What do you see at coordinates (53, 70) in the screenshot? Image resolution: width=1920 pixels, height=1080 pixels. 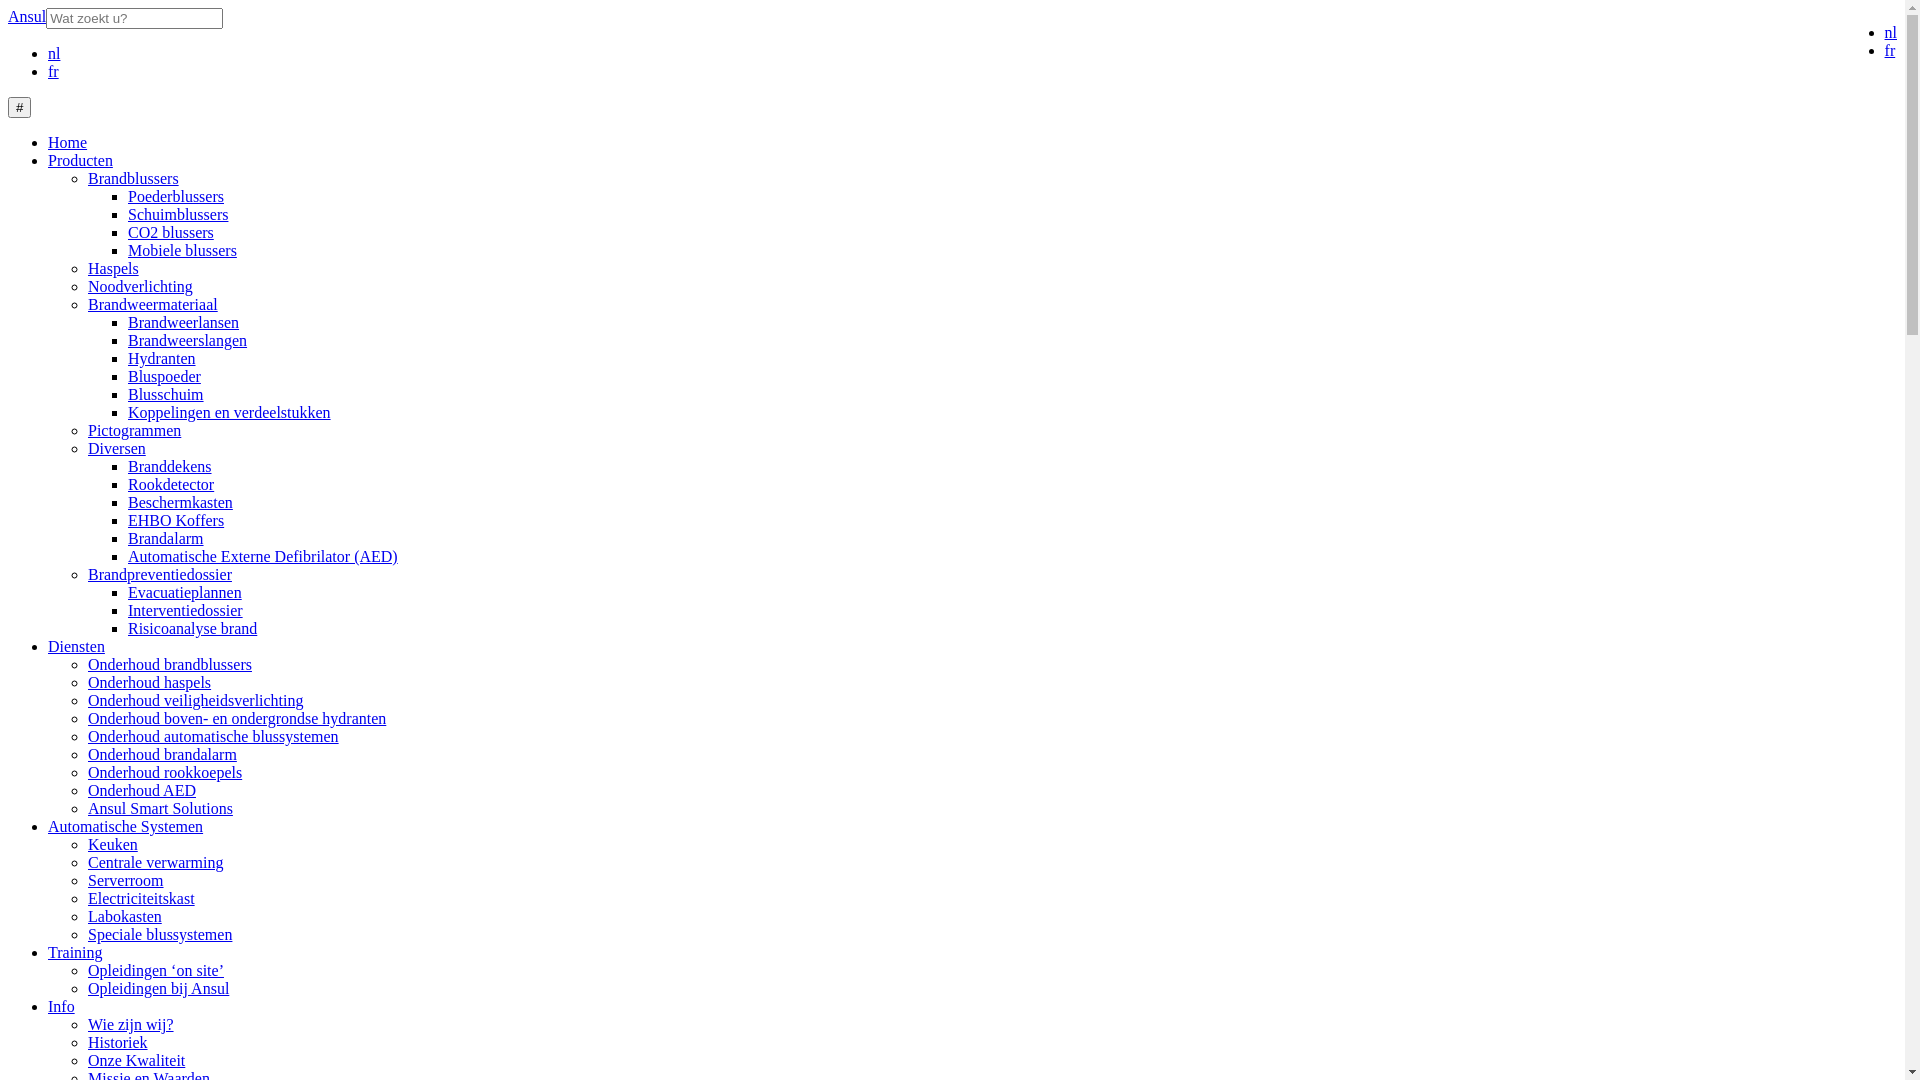 I see `'fr'` at bounding box center [53, 70].